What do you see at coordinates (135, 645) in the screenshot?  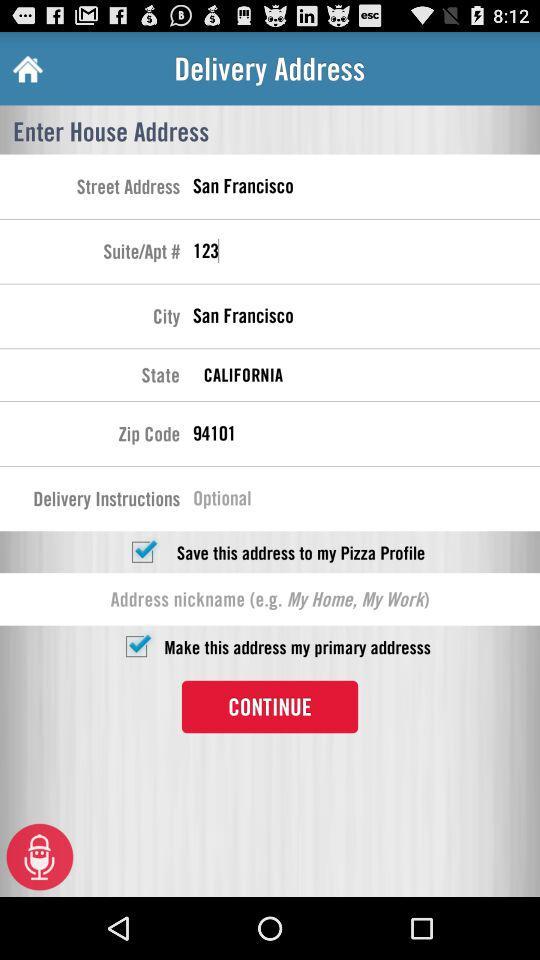 I see `checkbox setting primary address` at bounding box center [135, 645].